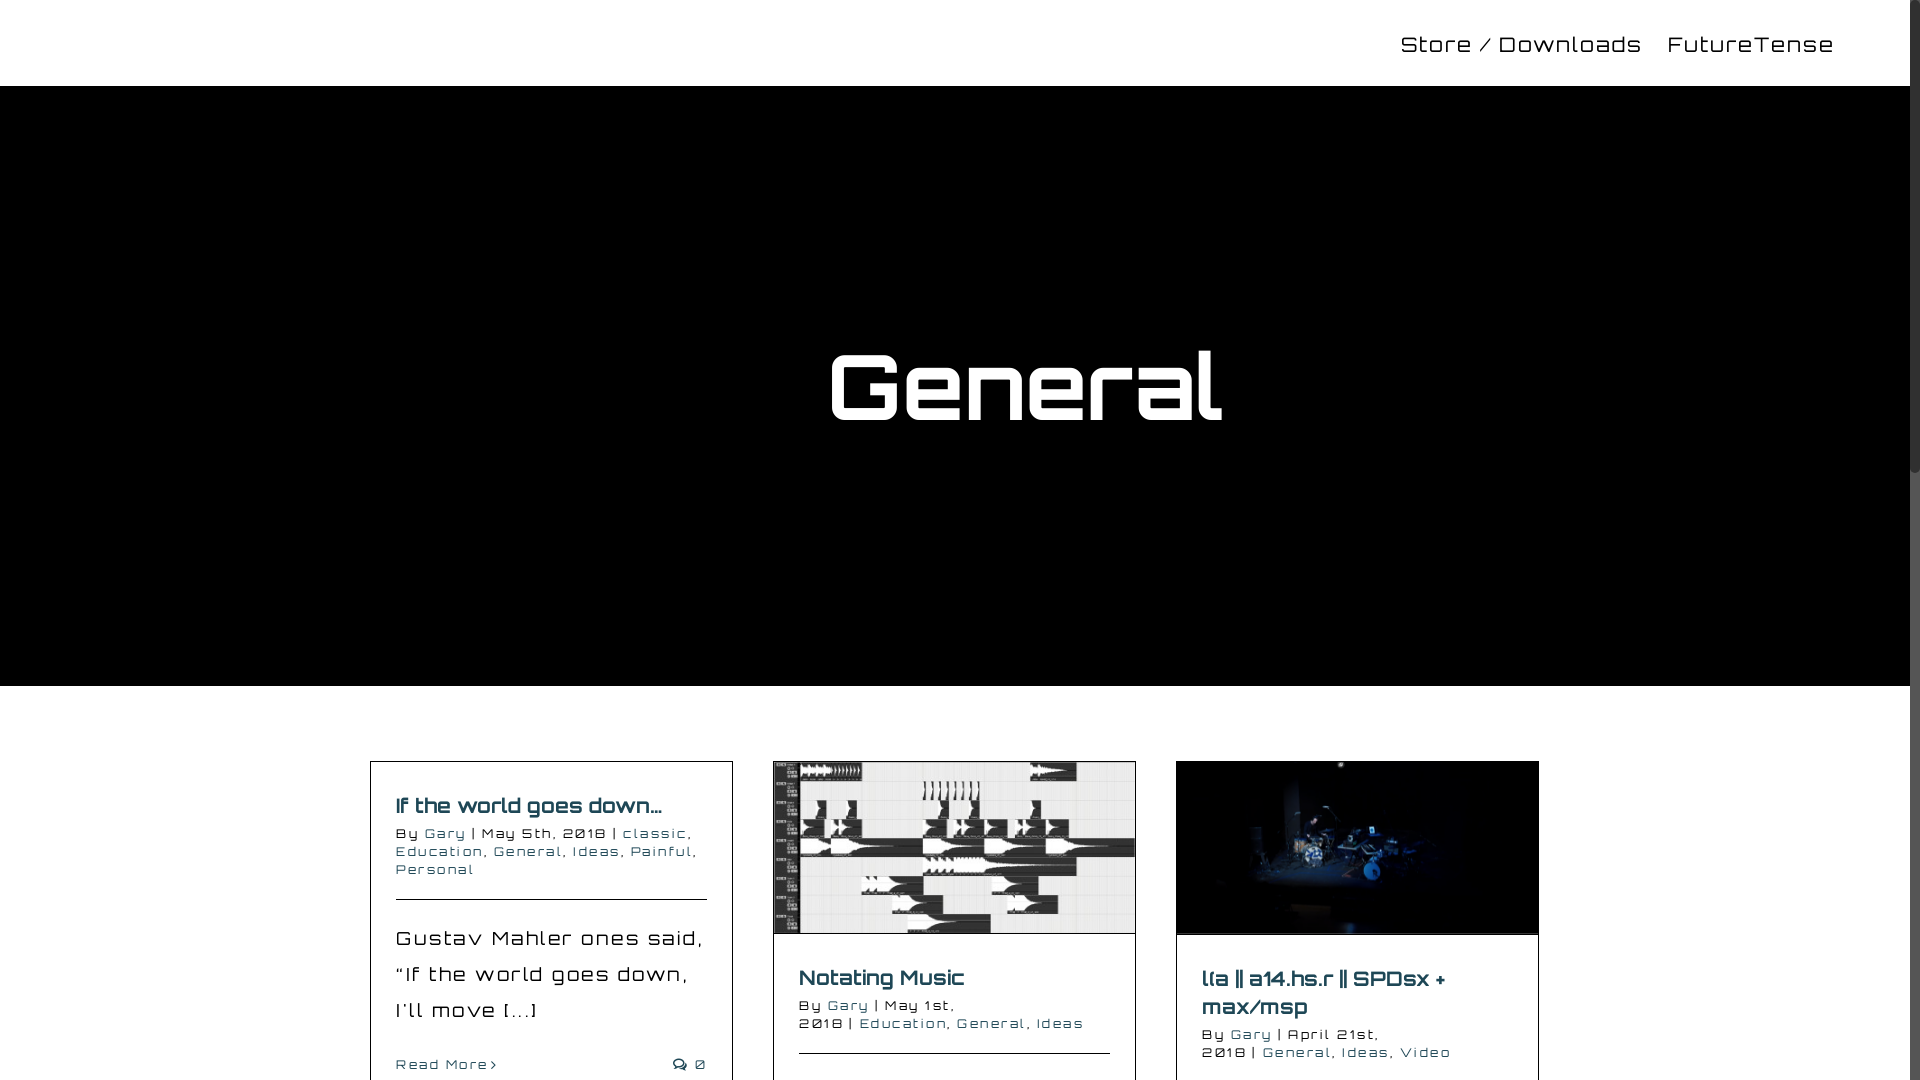  Describe the element at coordinates (849, 1005) in the screenshot. I see `'Gary'` at that location.